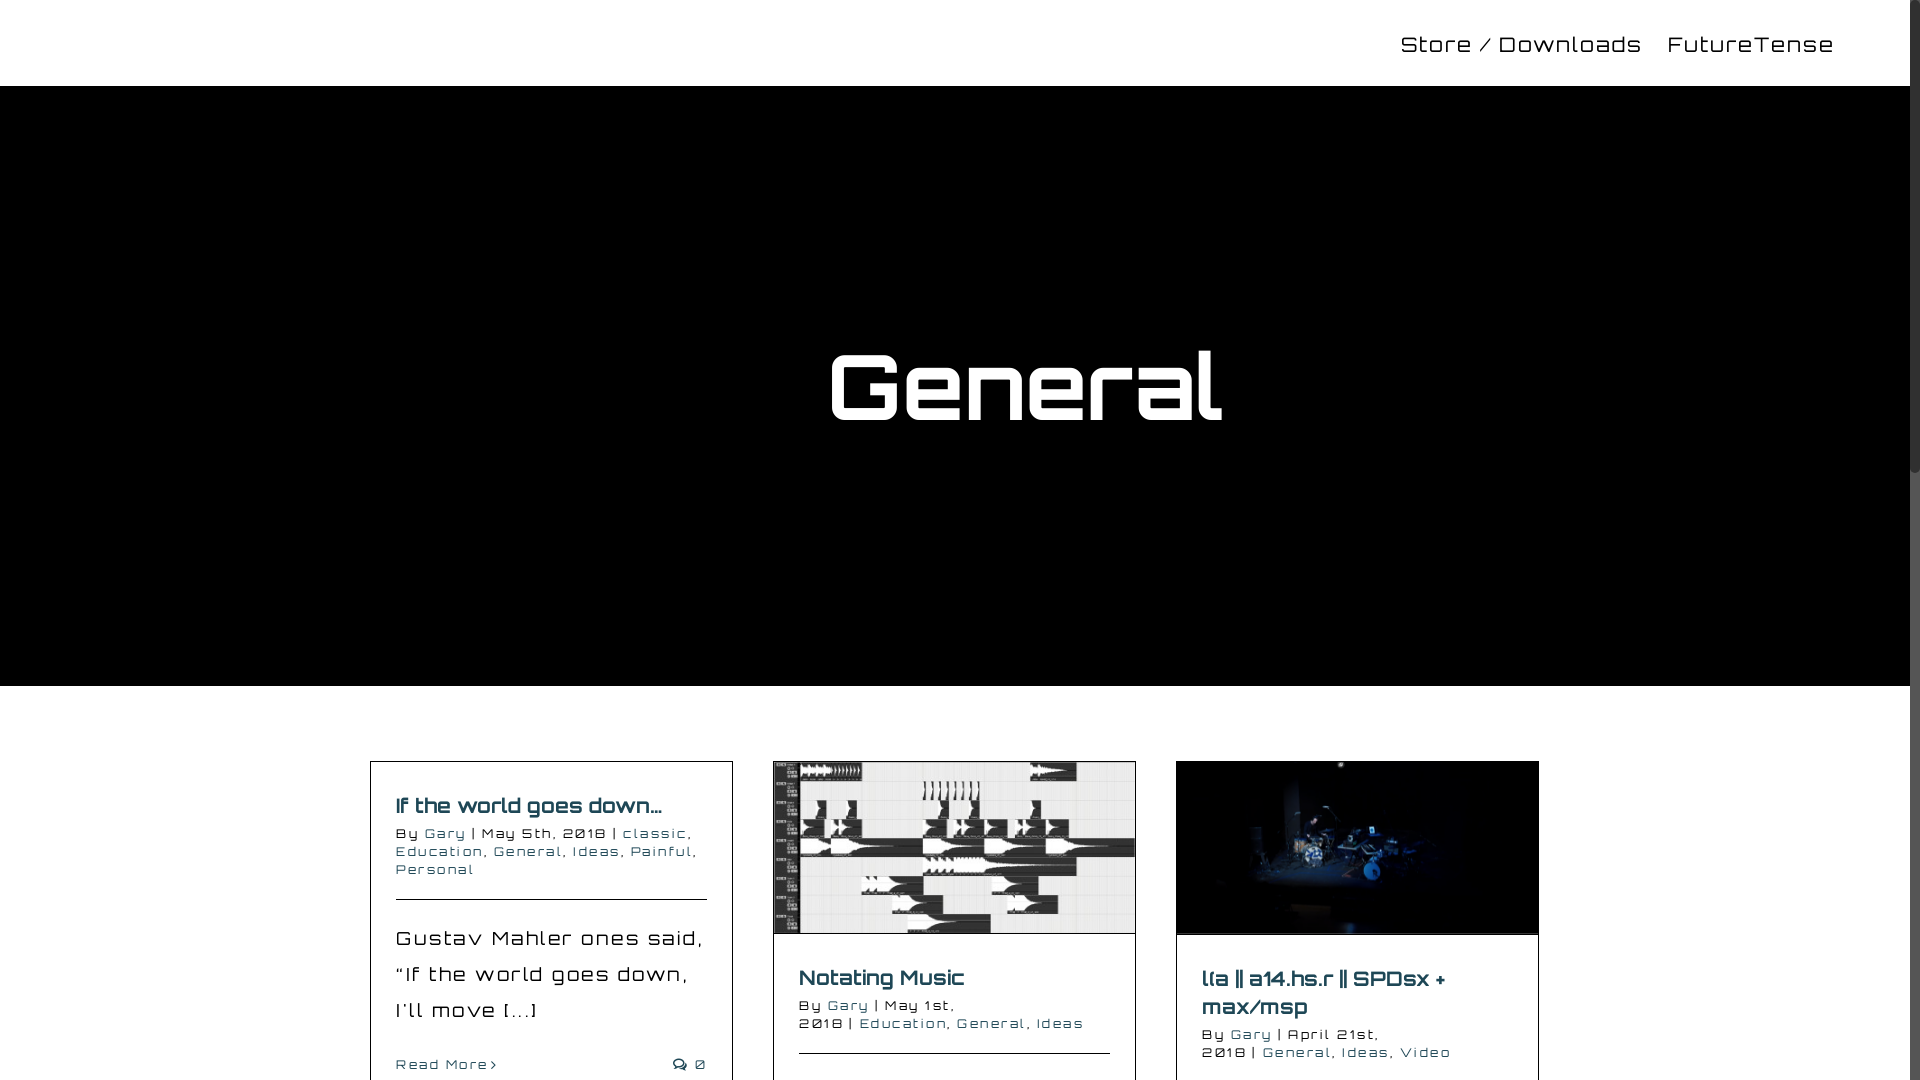  Describe the element at coordinates (849, 1005) in the screenshot. I see `'Gary'` at that location.